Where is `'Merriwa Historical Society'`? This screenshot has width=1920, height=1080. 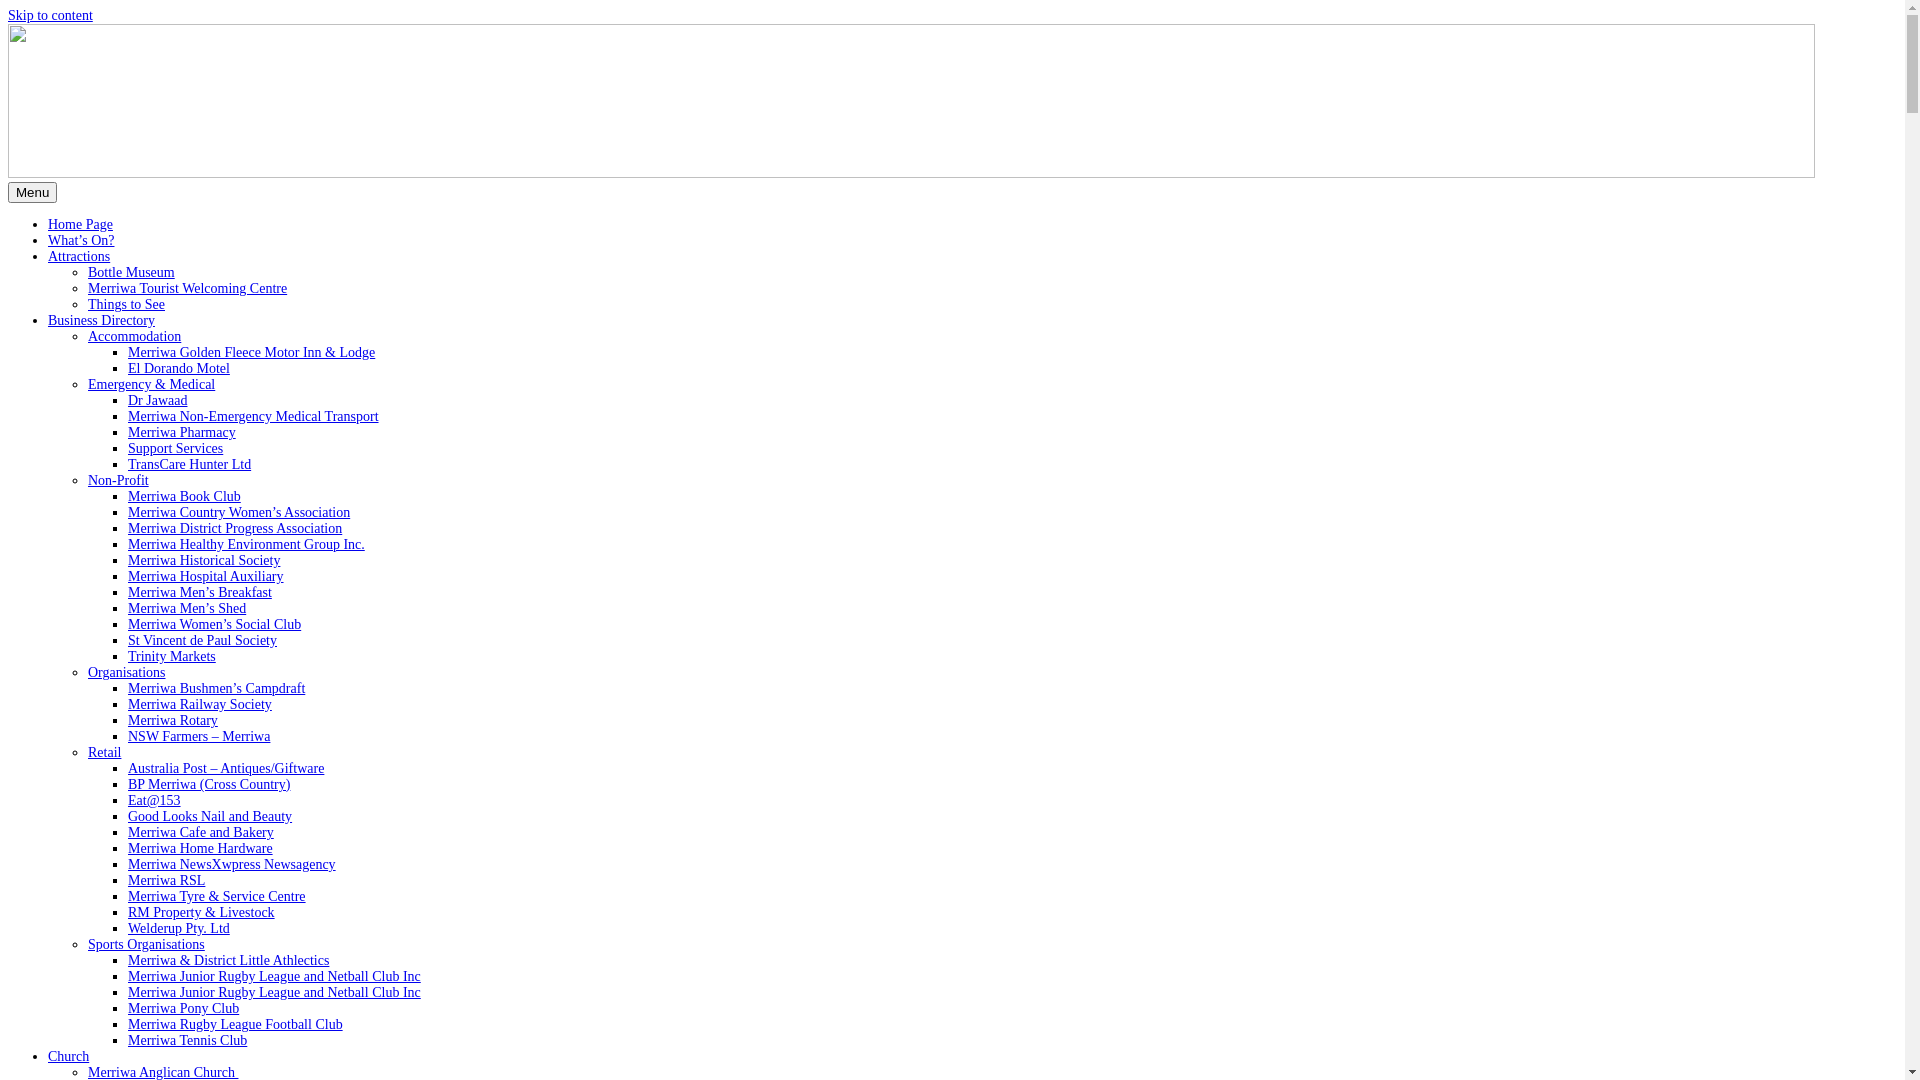
'Merriwa Historical Society' is located at coordinates (204, 560).